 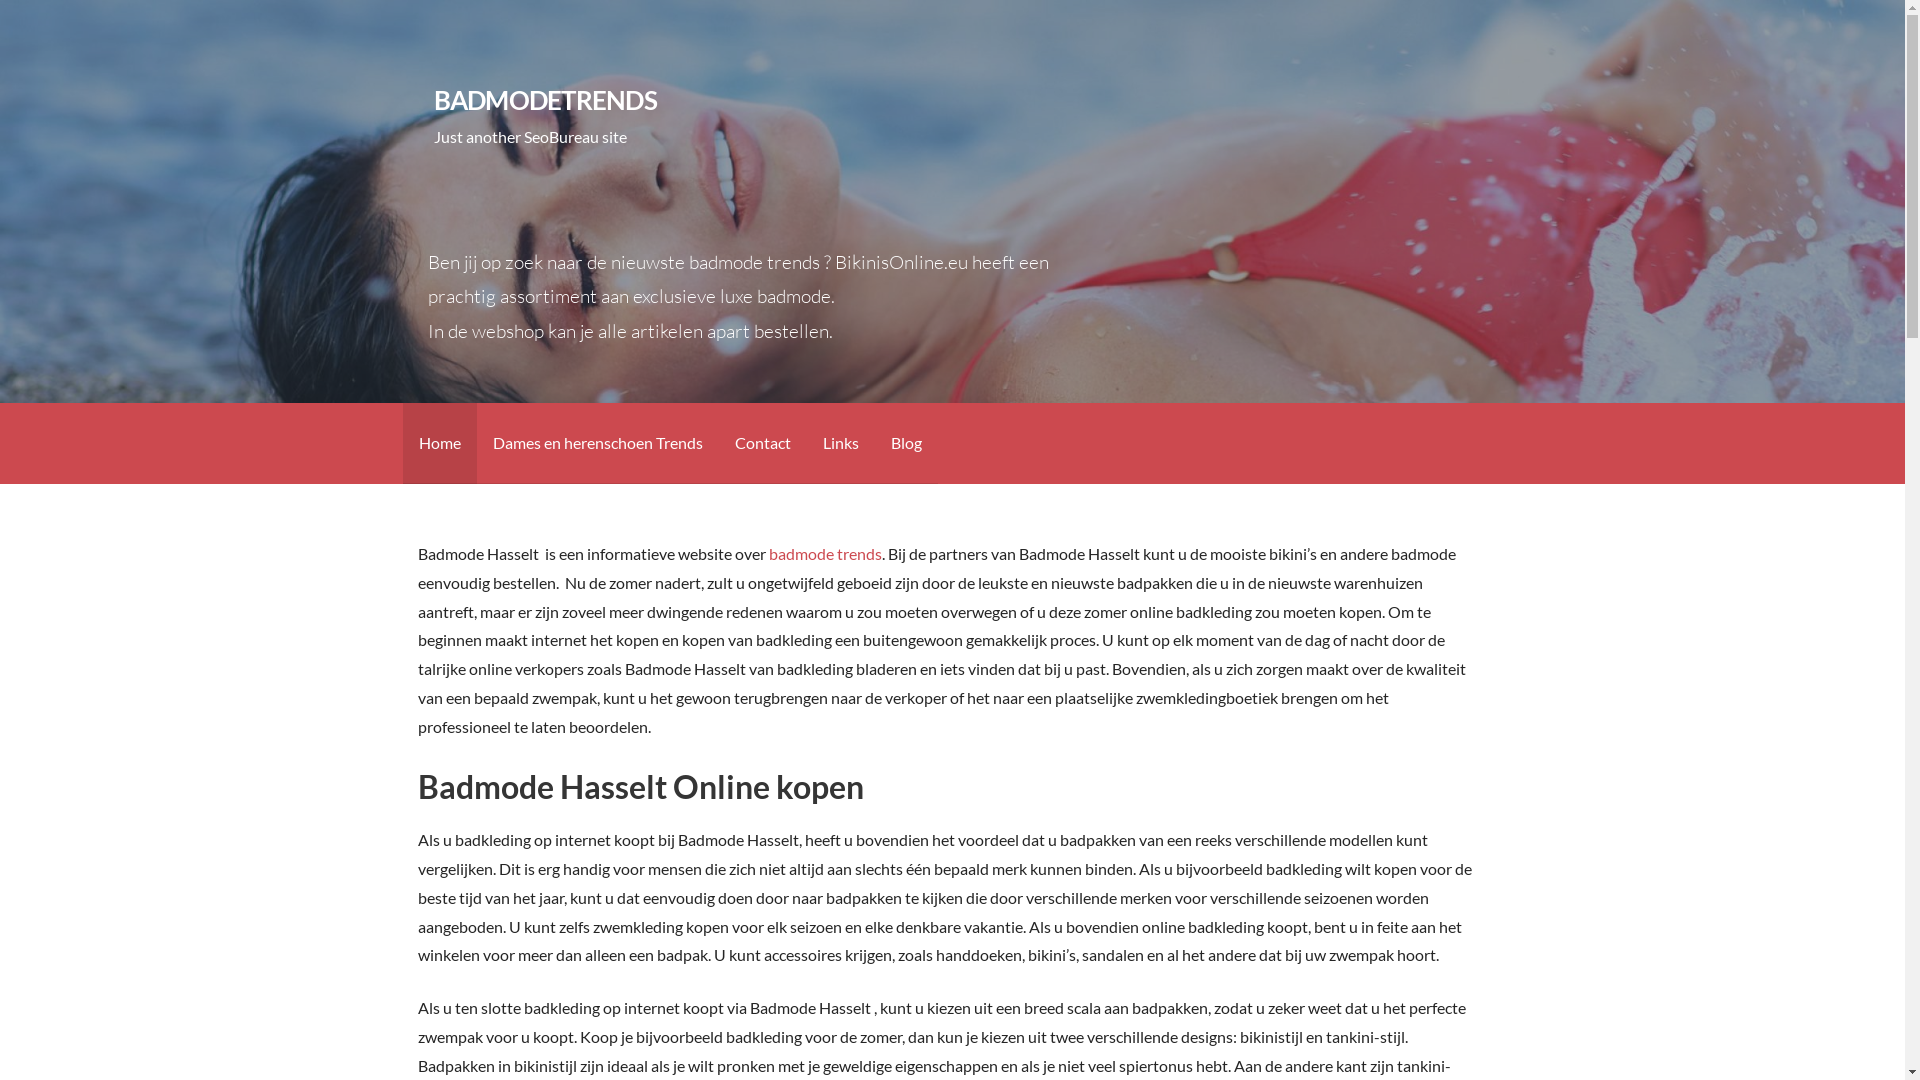 I want to click on 'BADMODETRENDS', so click(x=545, y=100).